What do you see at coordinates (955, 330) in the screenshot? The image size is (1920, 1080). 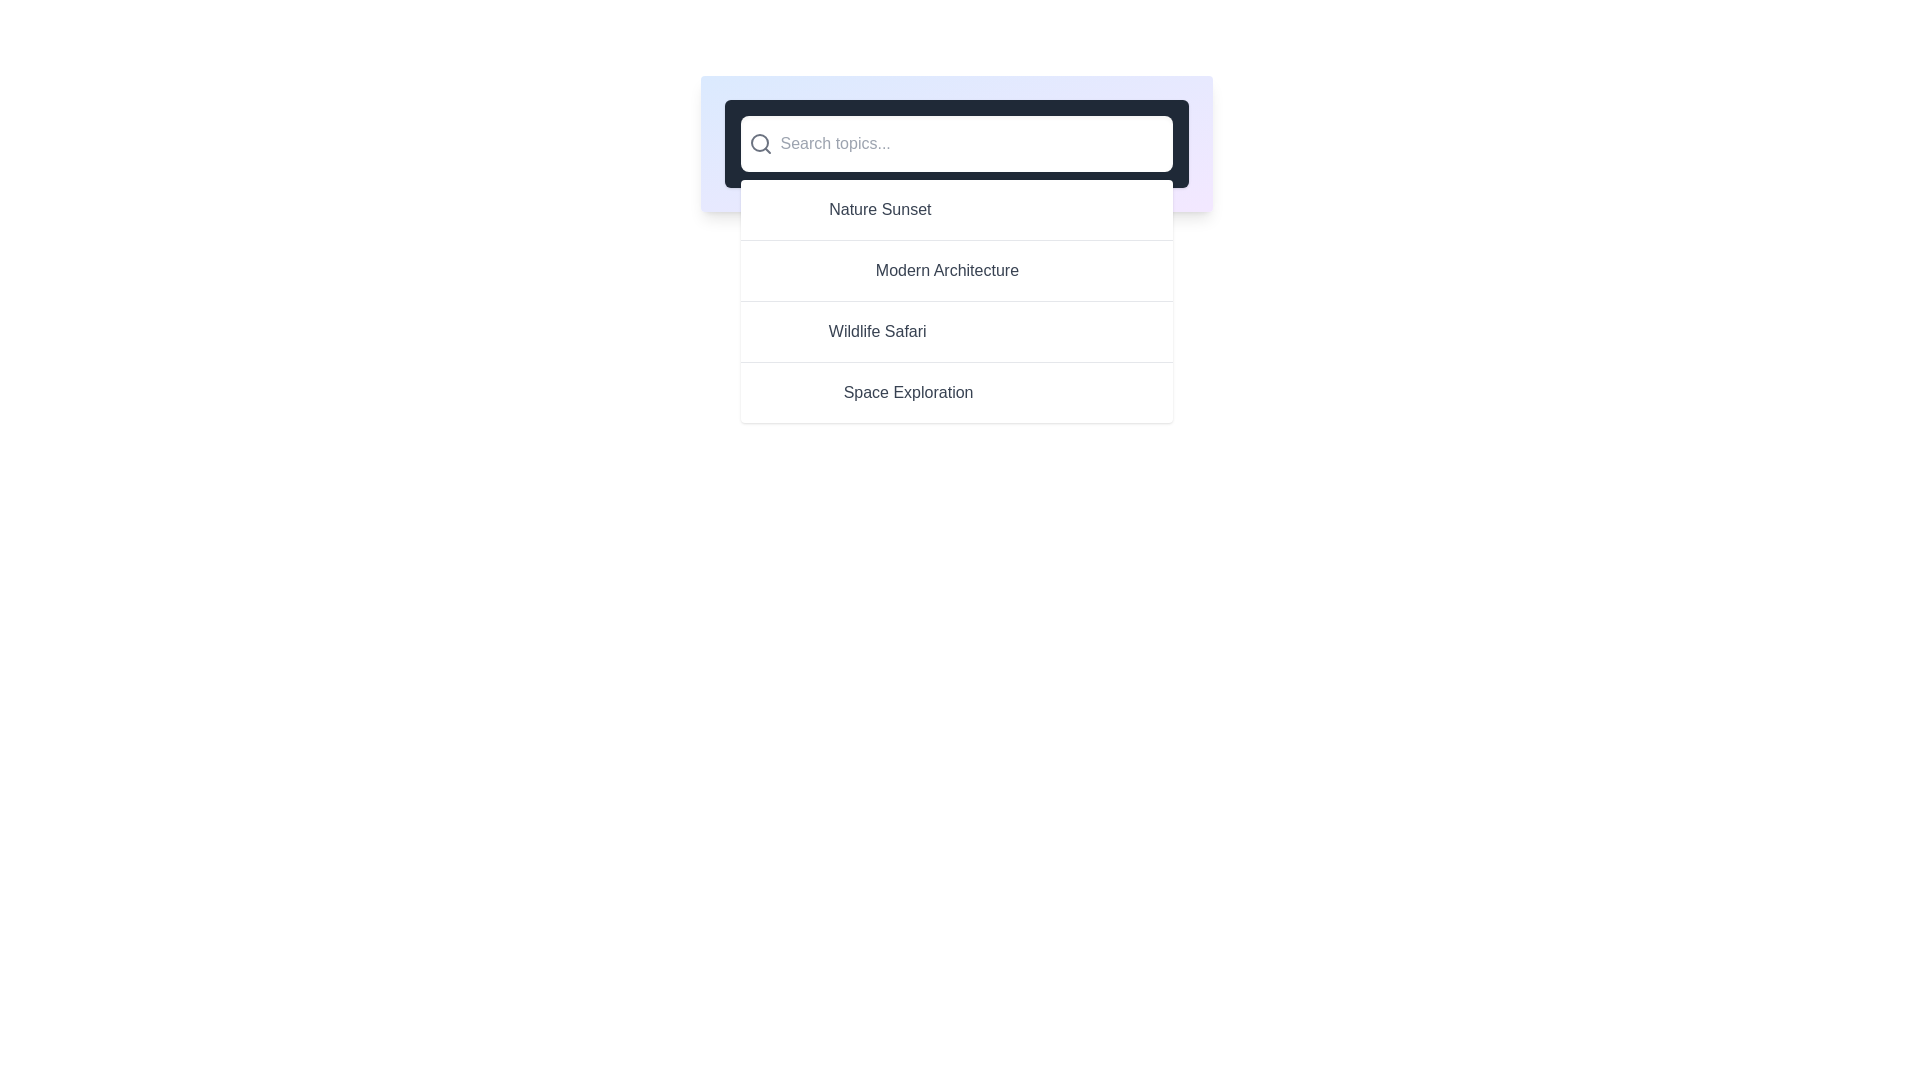 I see `the third list item labeled 'Wildlife Safari' to trigger the hover effect, which is positioned between 'Modern Architecture' and 'Space Exploration' beneath the search bar` at bounding box center [955, 330].